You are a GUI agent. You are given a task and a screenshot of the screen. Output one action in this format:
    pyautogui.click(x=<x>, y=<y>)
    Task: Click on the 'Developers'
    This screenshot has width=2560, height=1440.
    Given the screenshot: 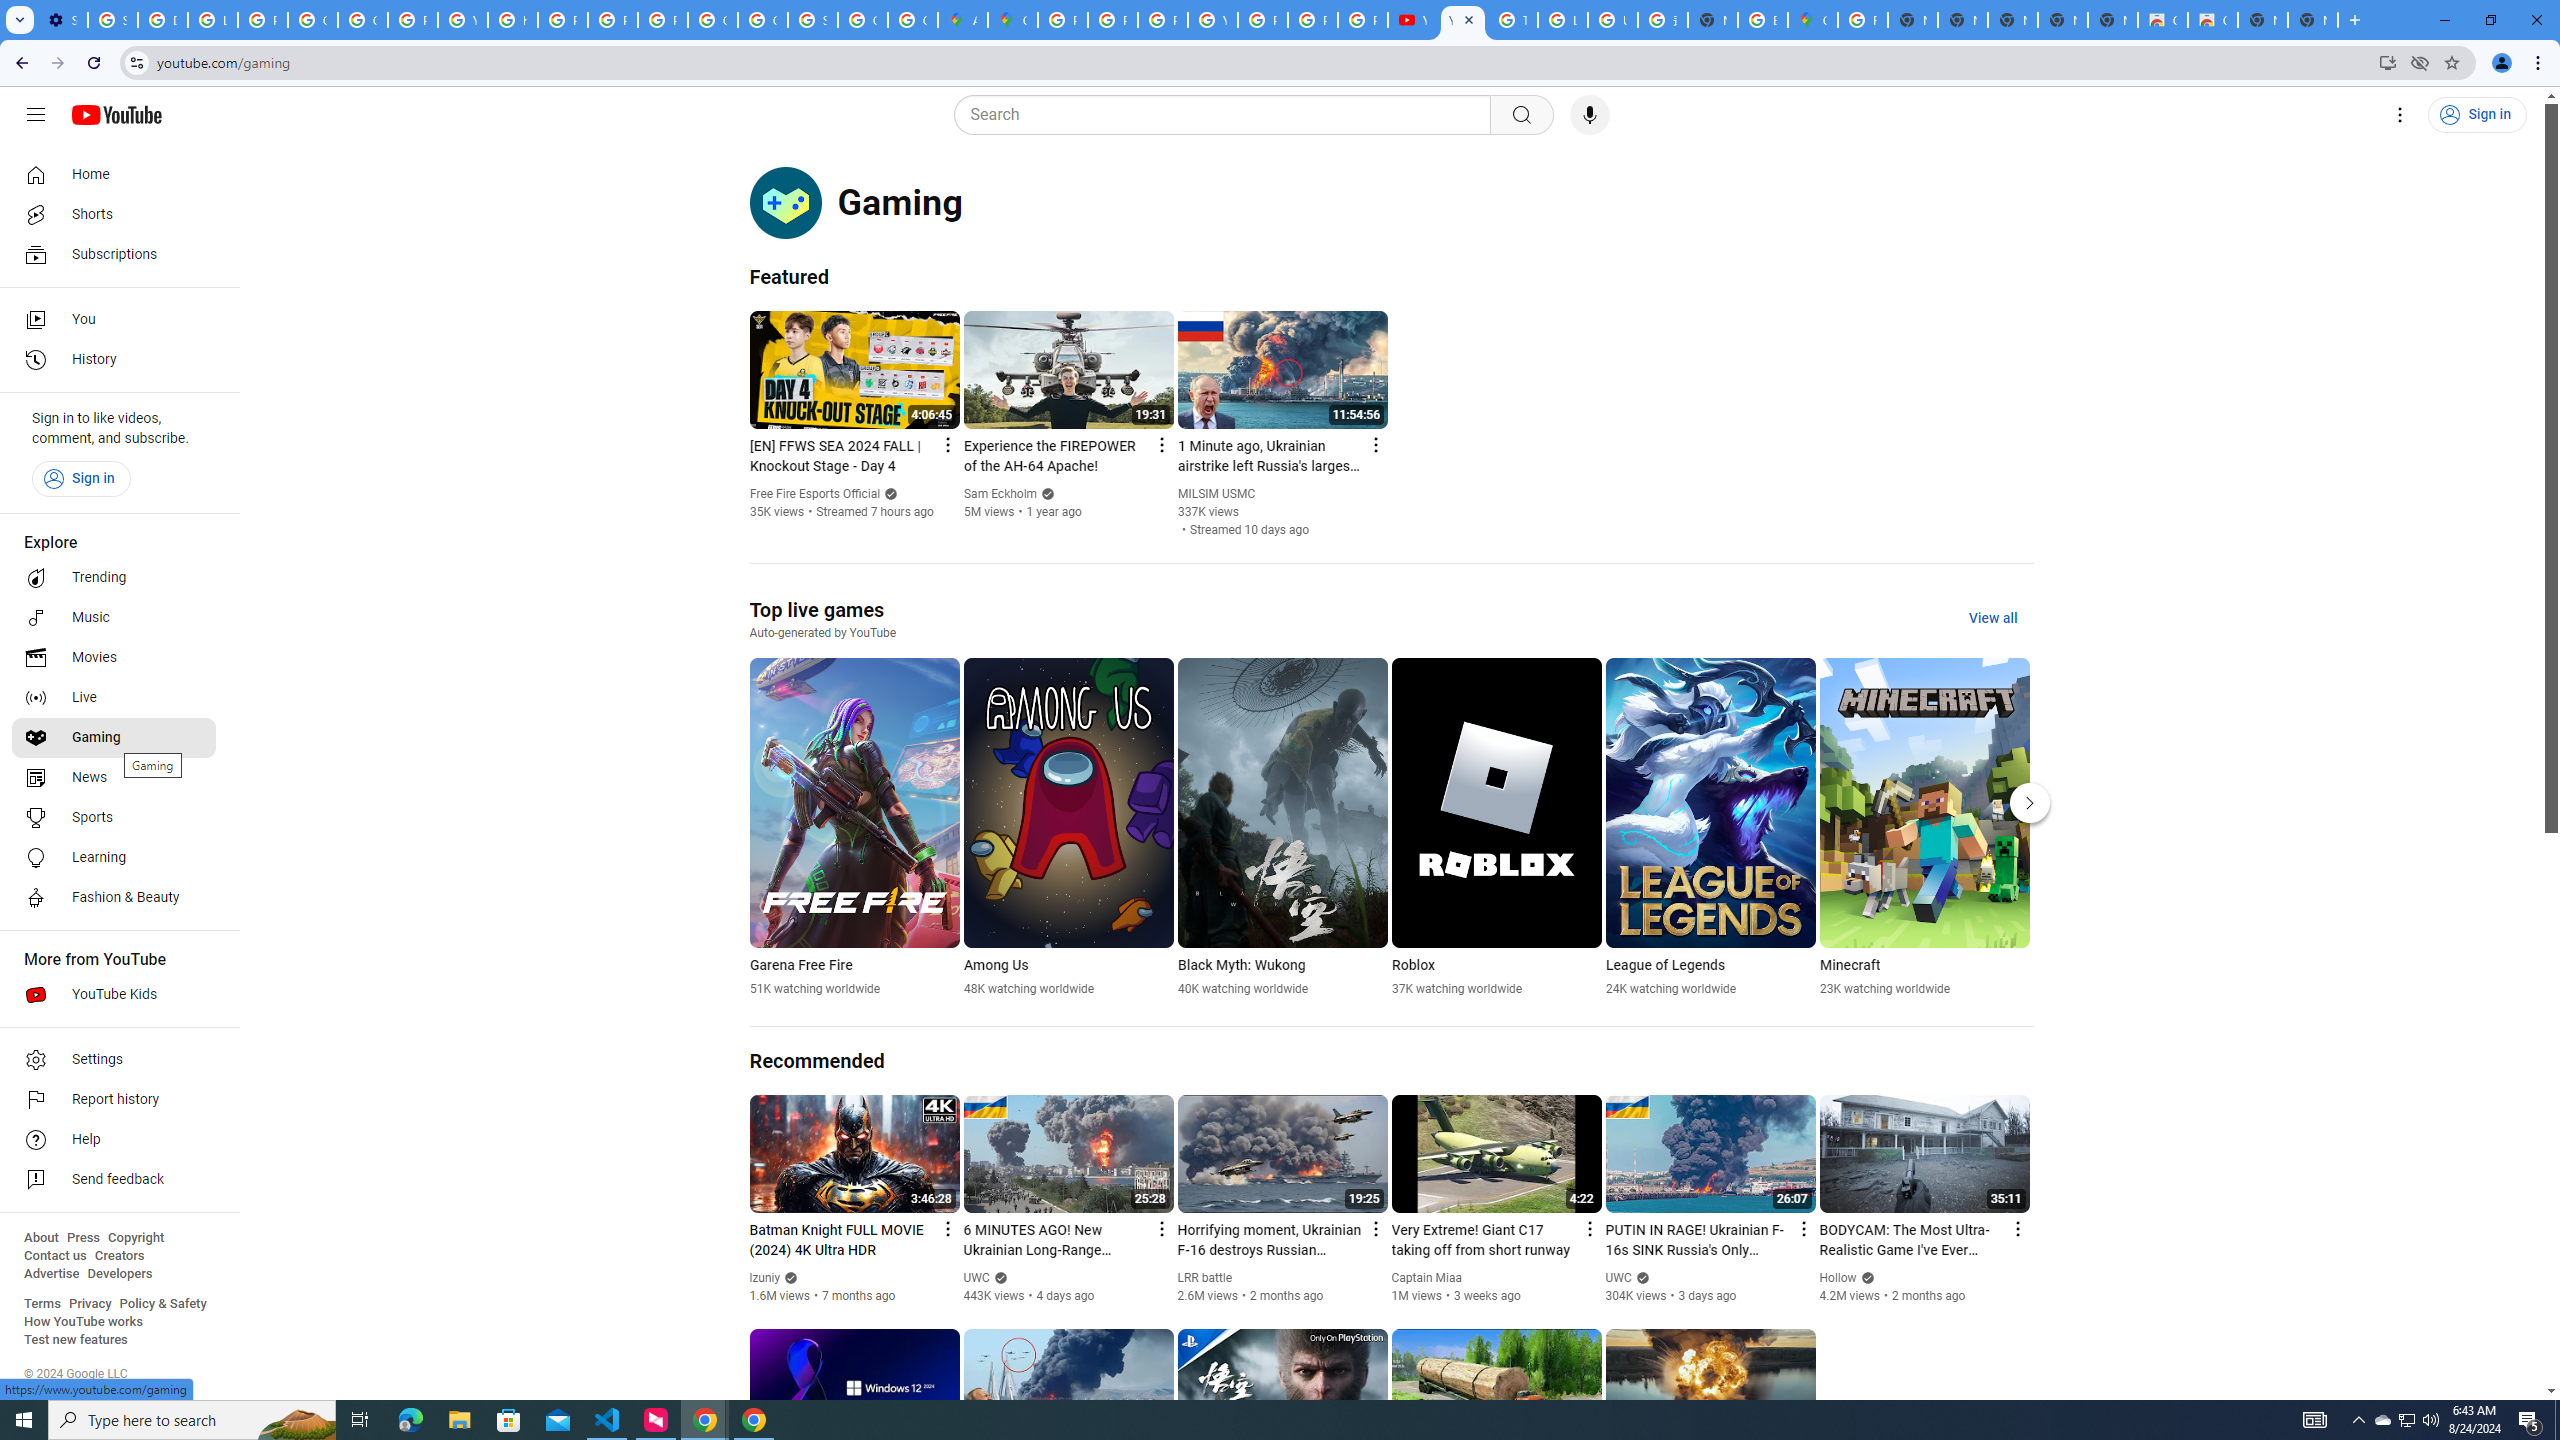 What is the action you would take?
    pyautogui.click(x=119, y=1272)
    